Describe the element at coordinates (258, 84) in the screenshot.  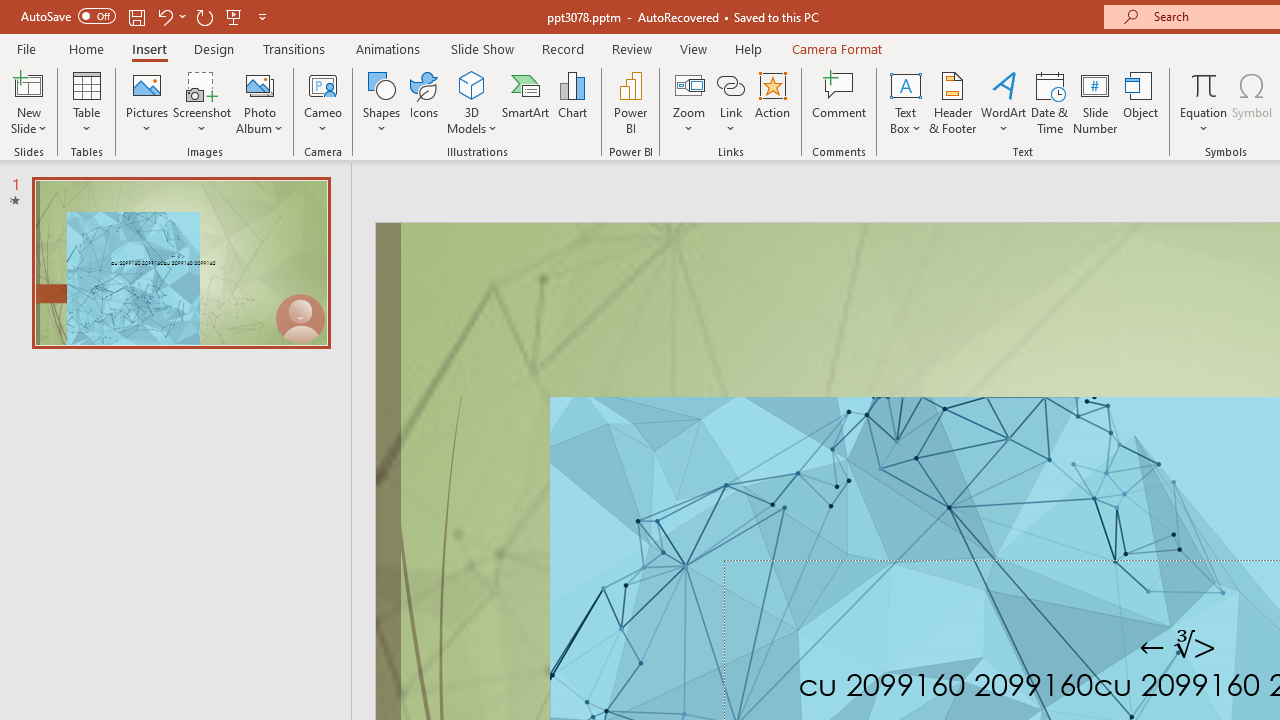
I see `'New Photo Album...'` at that location.